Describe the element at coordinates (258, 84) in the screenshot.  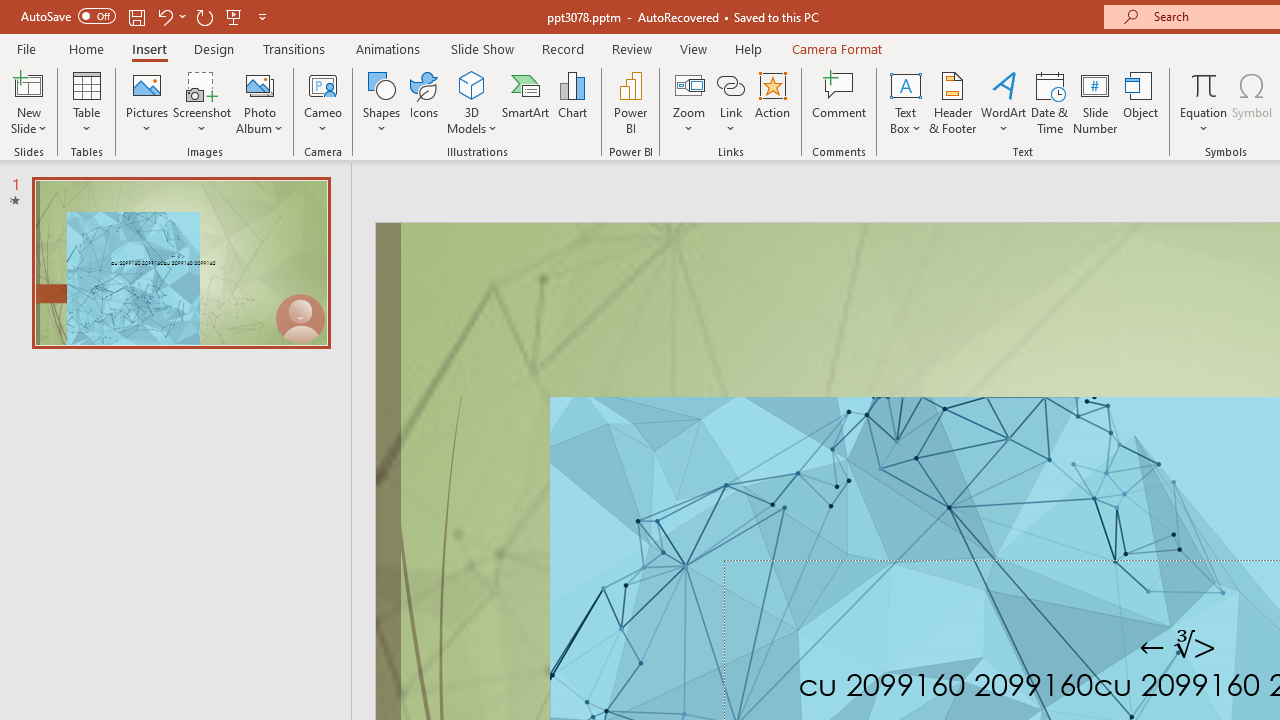
I see `'New Photo Album...'` at that location.